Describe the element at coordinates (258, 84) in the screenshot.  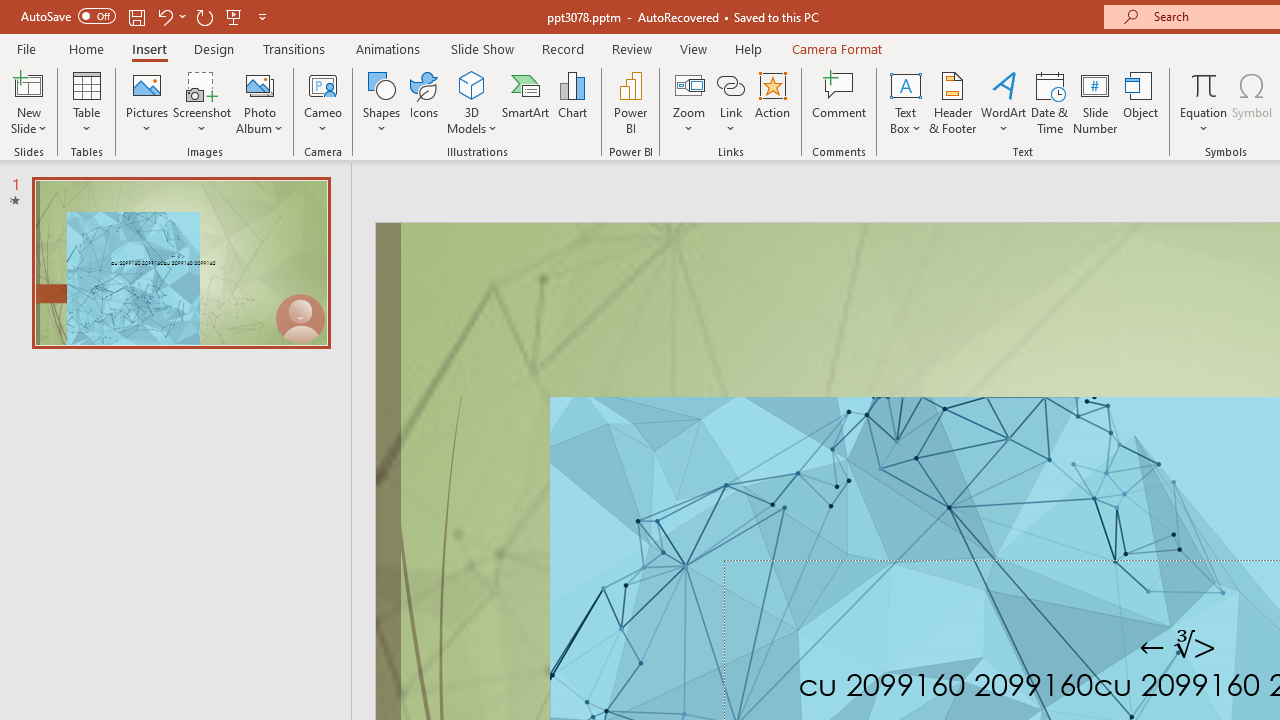
I see `'New Photo Album...'` at that location.